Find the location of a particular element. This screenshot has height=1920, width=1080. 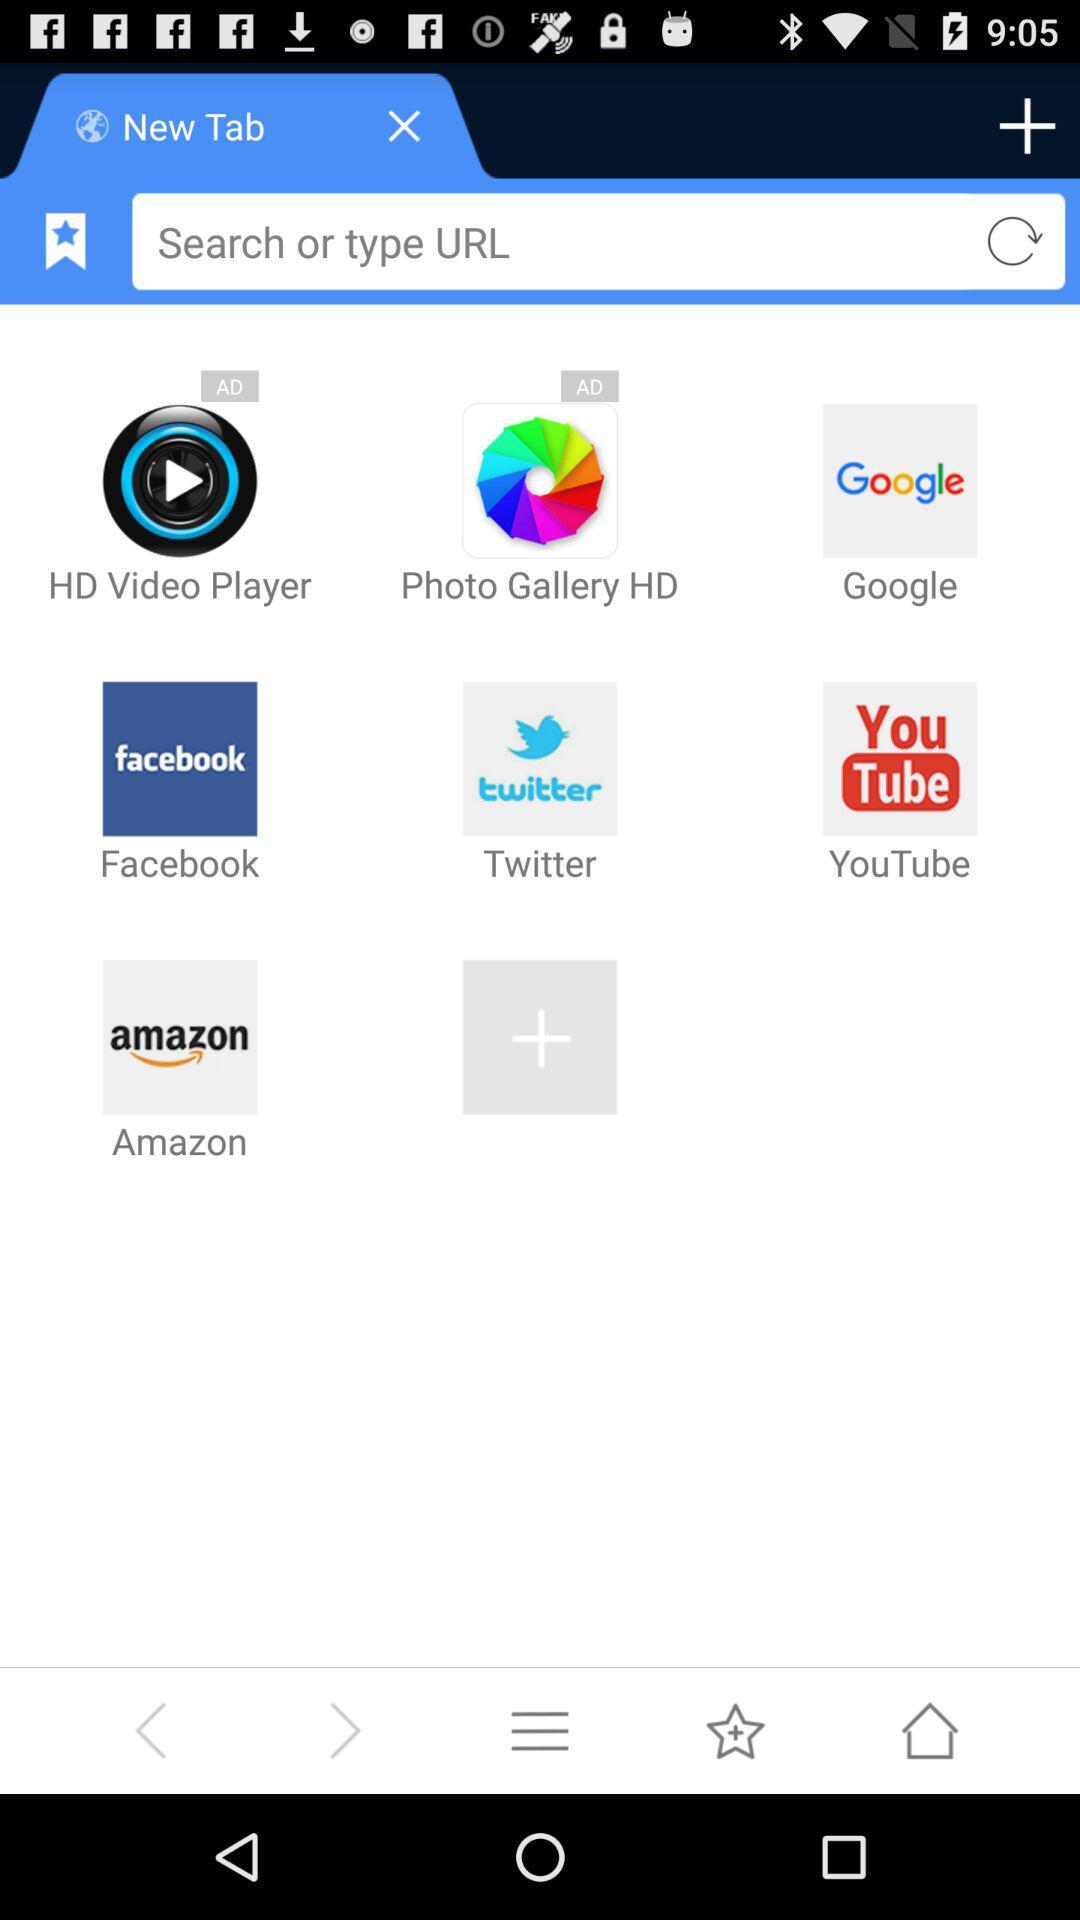

the add icon is located at coordinates (1027, 133).